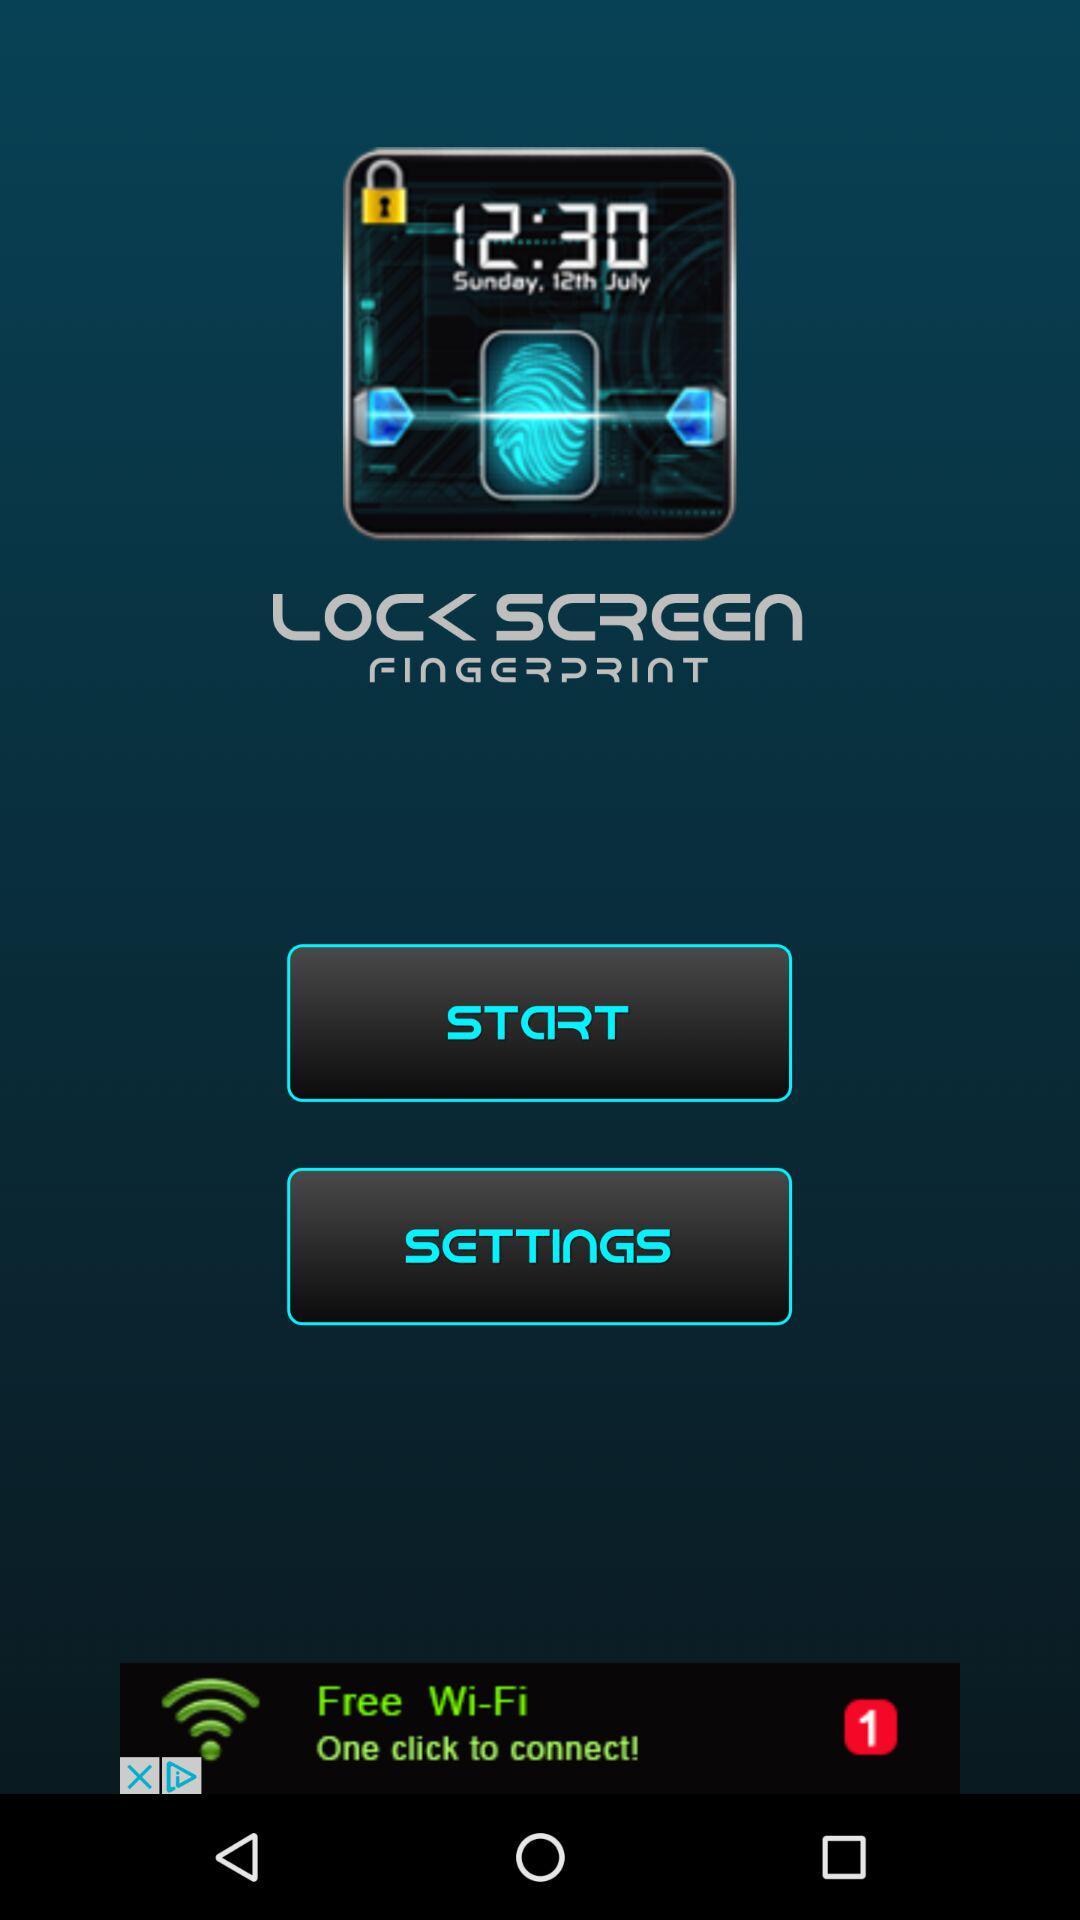 The height and width of the screenshot is (1920, 1080). I want to click on wifi, so click(540, 1727).